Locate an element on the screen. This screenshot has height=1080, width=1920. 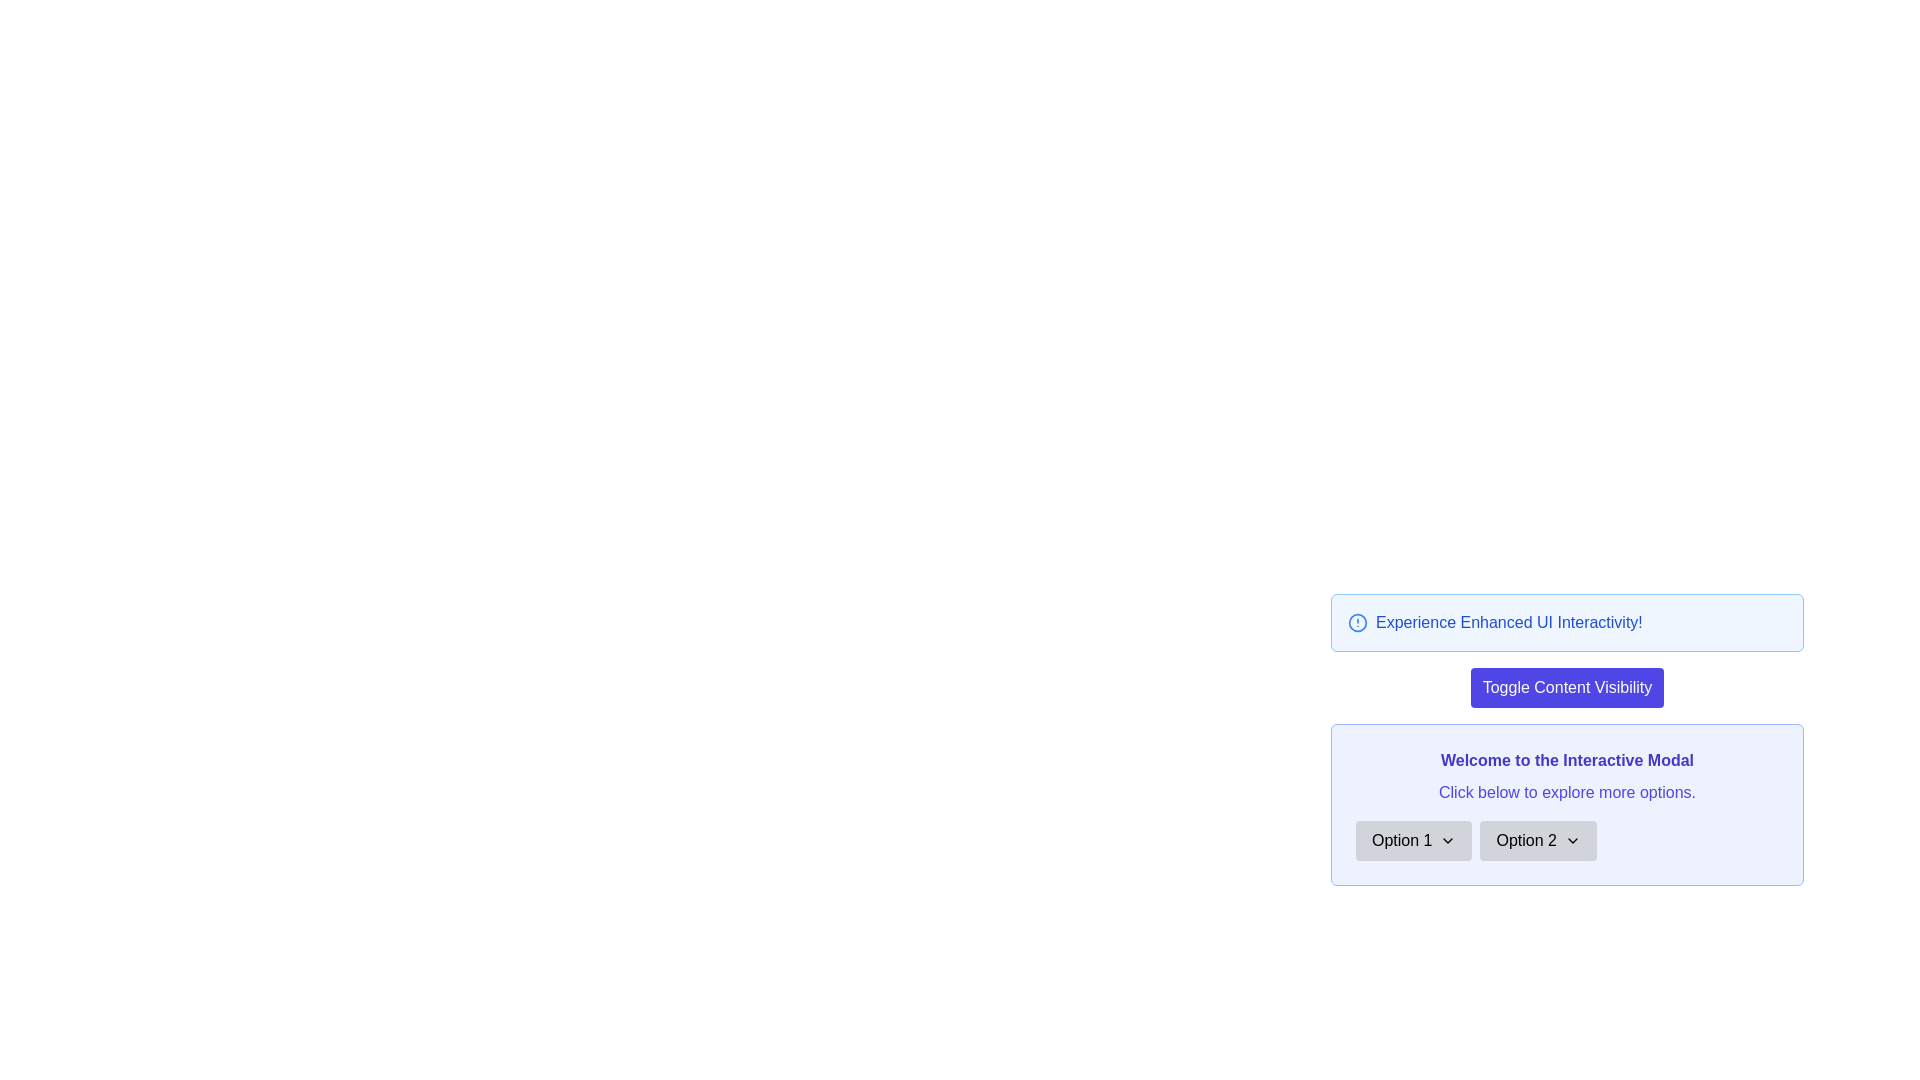
the Dropdown button labeled 'Option 1', which is a rectangular button with a downwards arrow, positioned below the headline 'Welcome to the Interactive Modal' is located at coordinates (1413, 840).